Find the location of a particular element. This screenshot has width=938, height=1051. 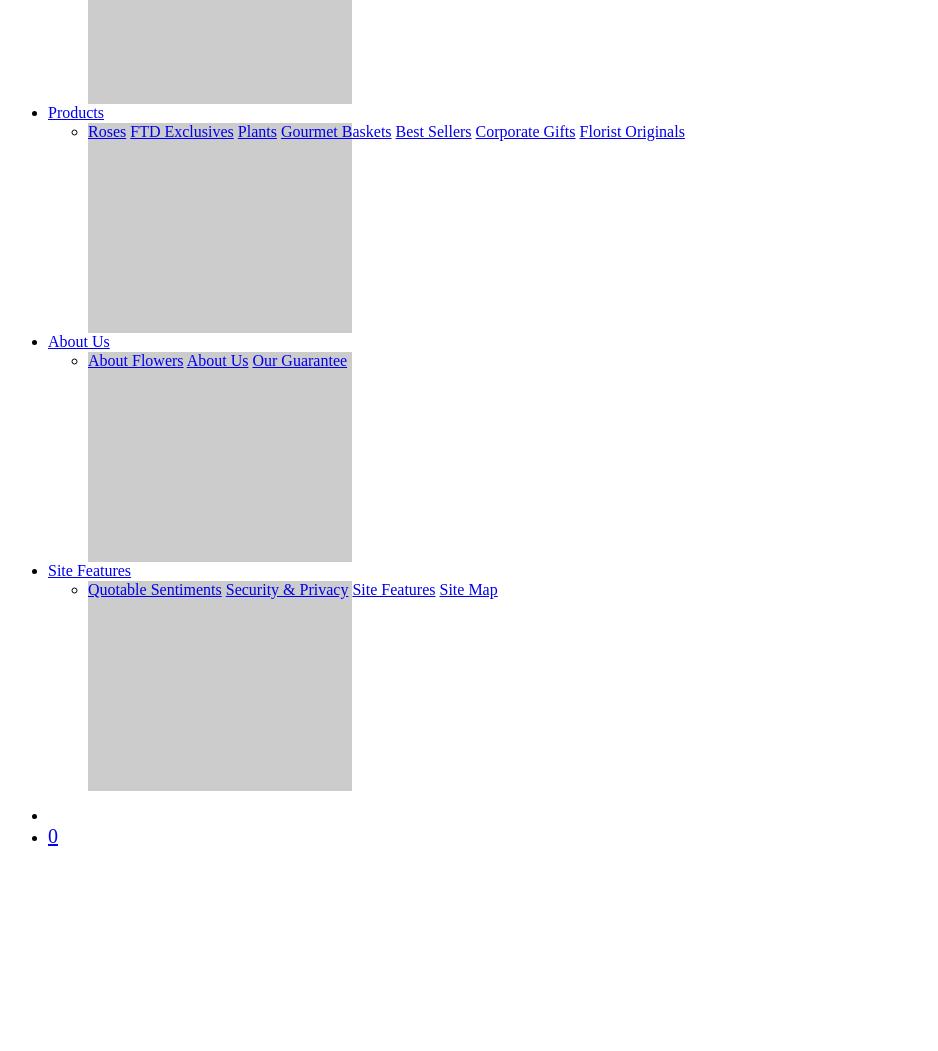

'Quotable Sentiments' is located at coordinates (87, 589).